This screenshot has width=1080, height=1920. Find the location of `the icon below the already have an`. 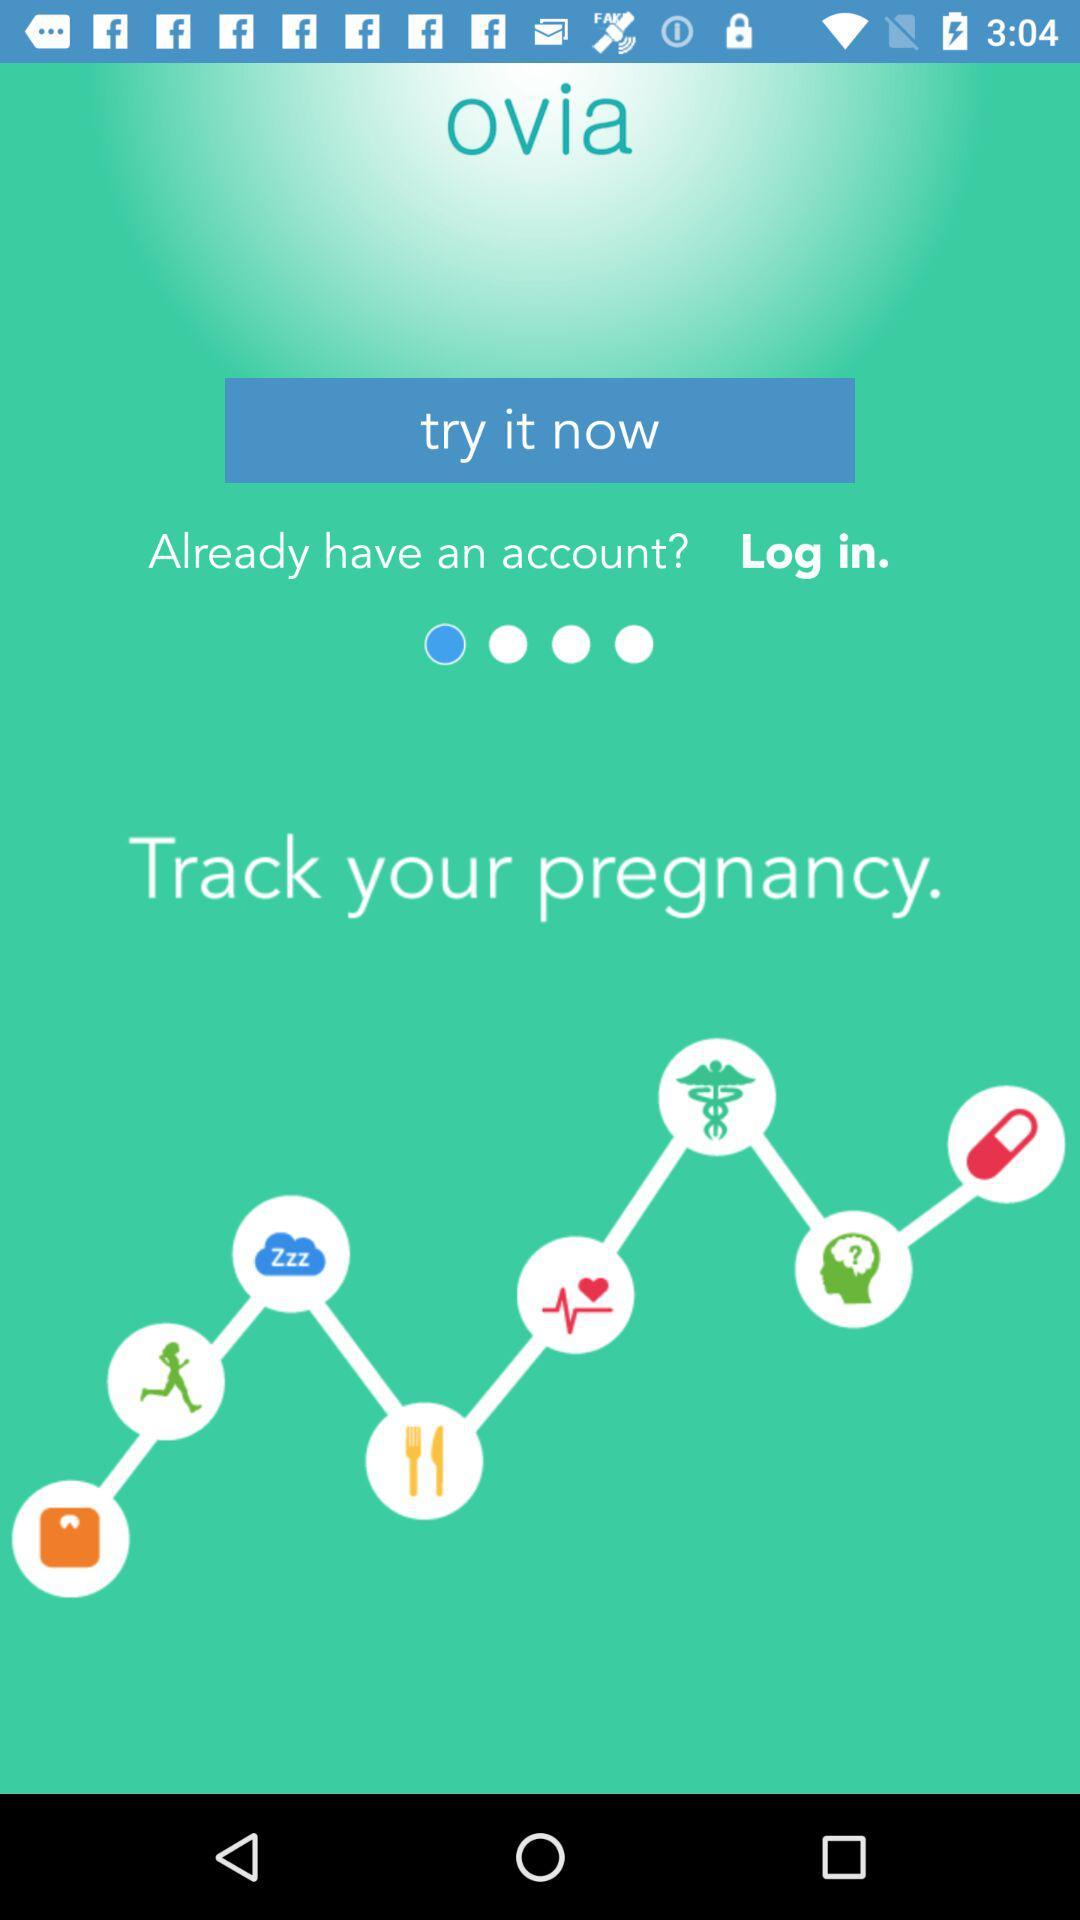

the icon below the already have an is located at coordinates (507, 644).